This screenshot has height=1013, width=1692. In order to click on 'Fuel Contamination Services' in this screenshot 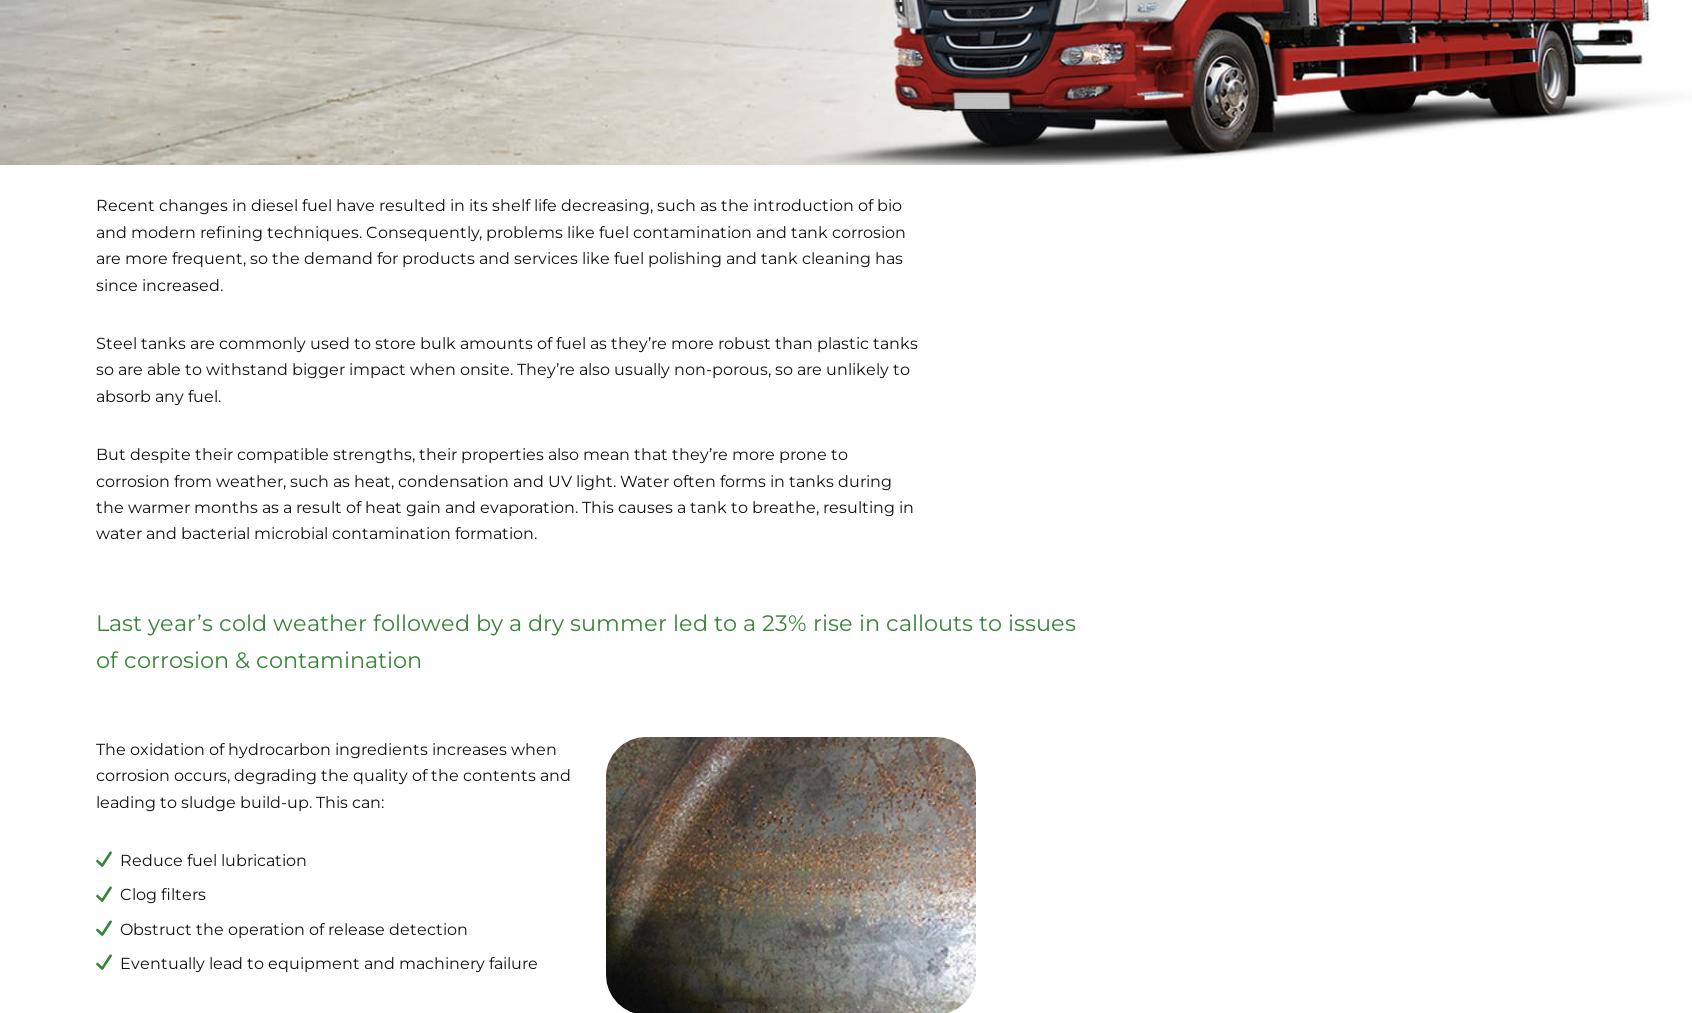, I will do `click(125, 727)`.